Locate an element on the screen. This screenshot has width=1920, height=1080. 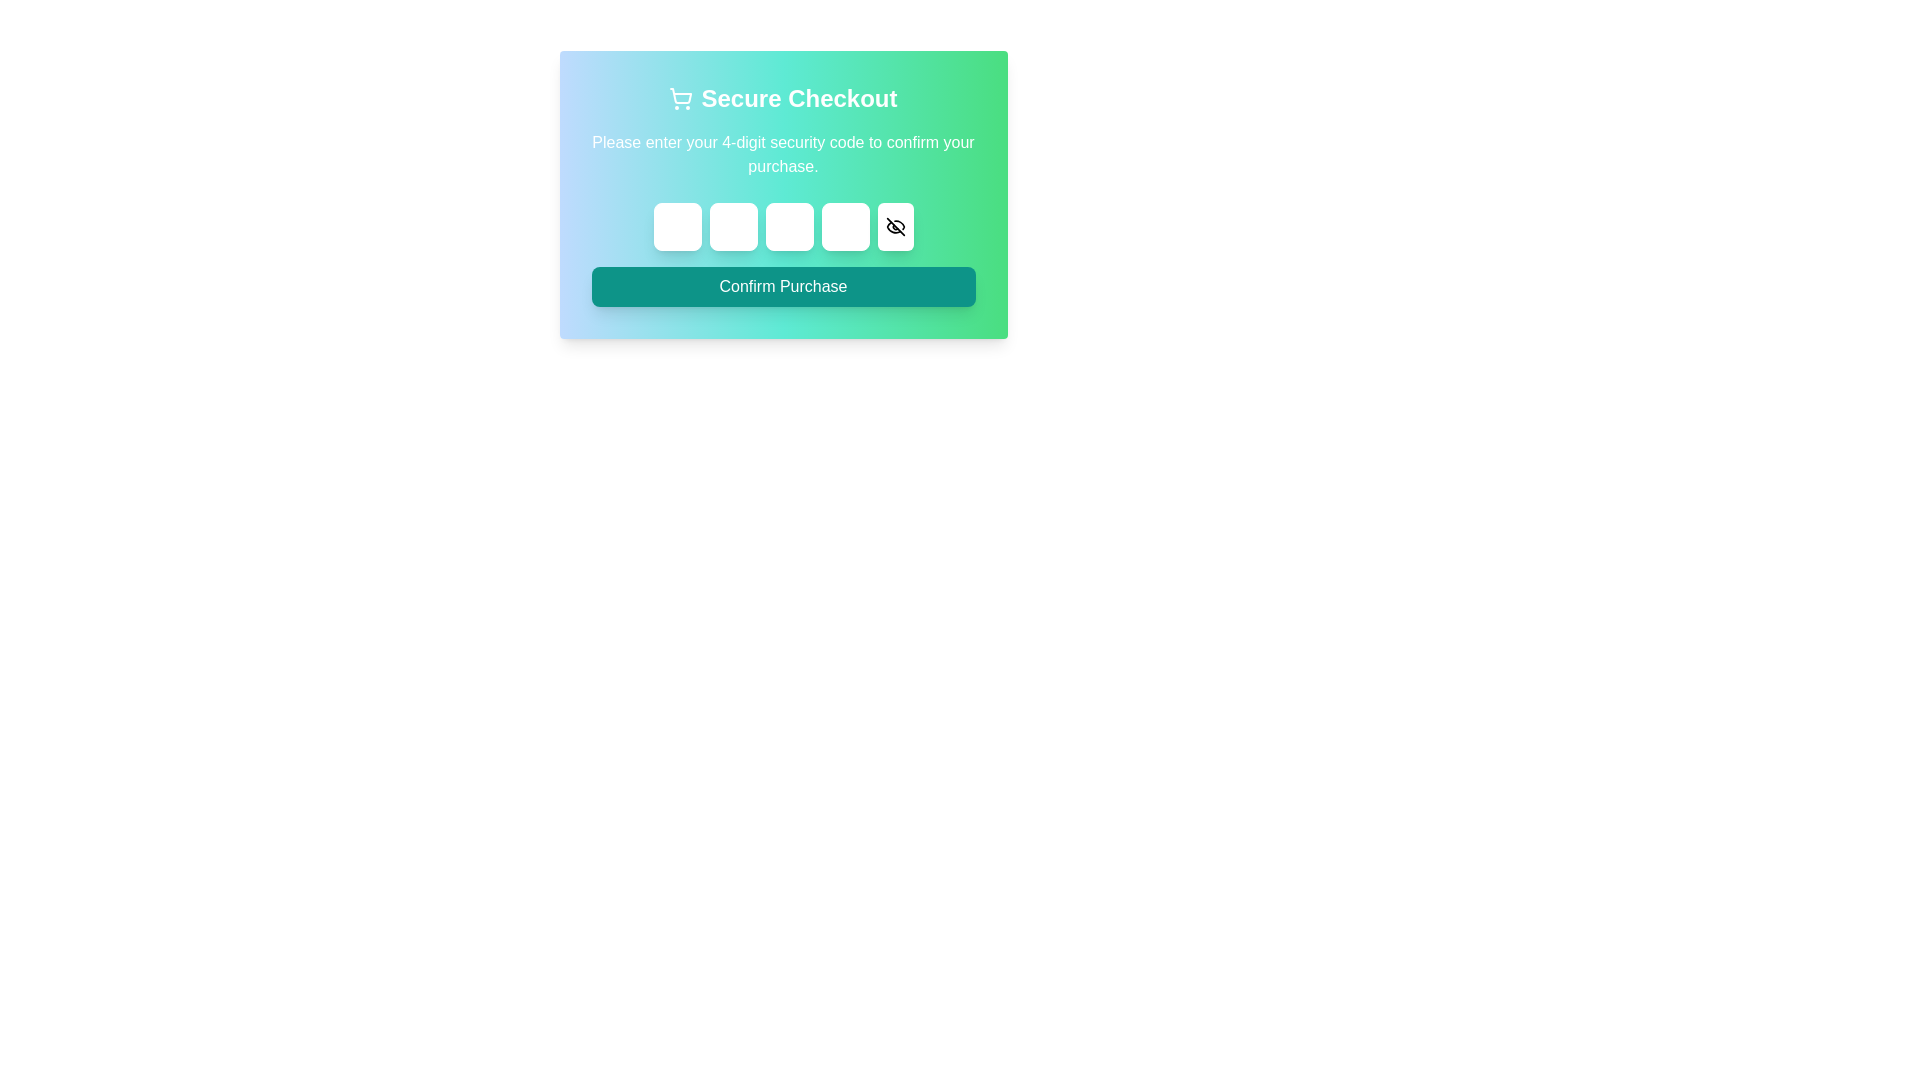
the Text Label with Icon that indicates the purpose of the secure checkout process, located at the top of the rounded box with gradient background is located at coordinates (782, 99).